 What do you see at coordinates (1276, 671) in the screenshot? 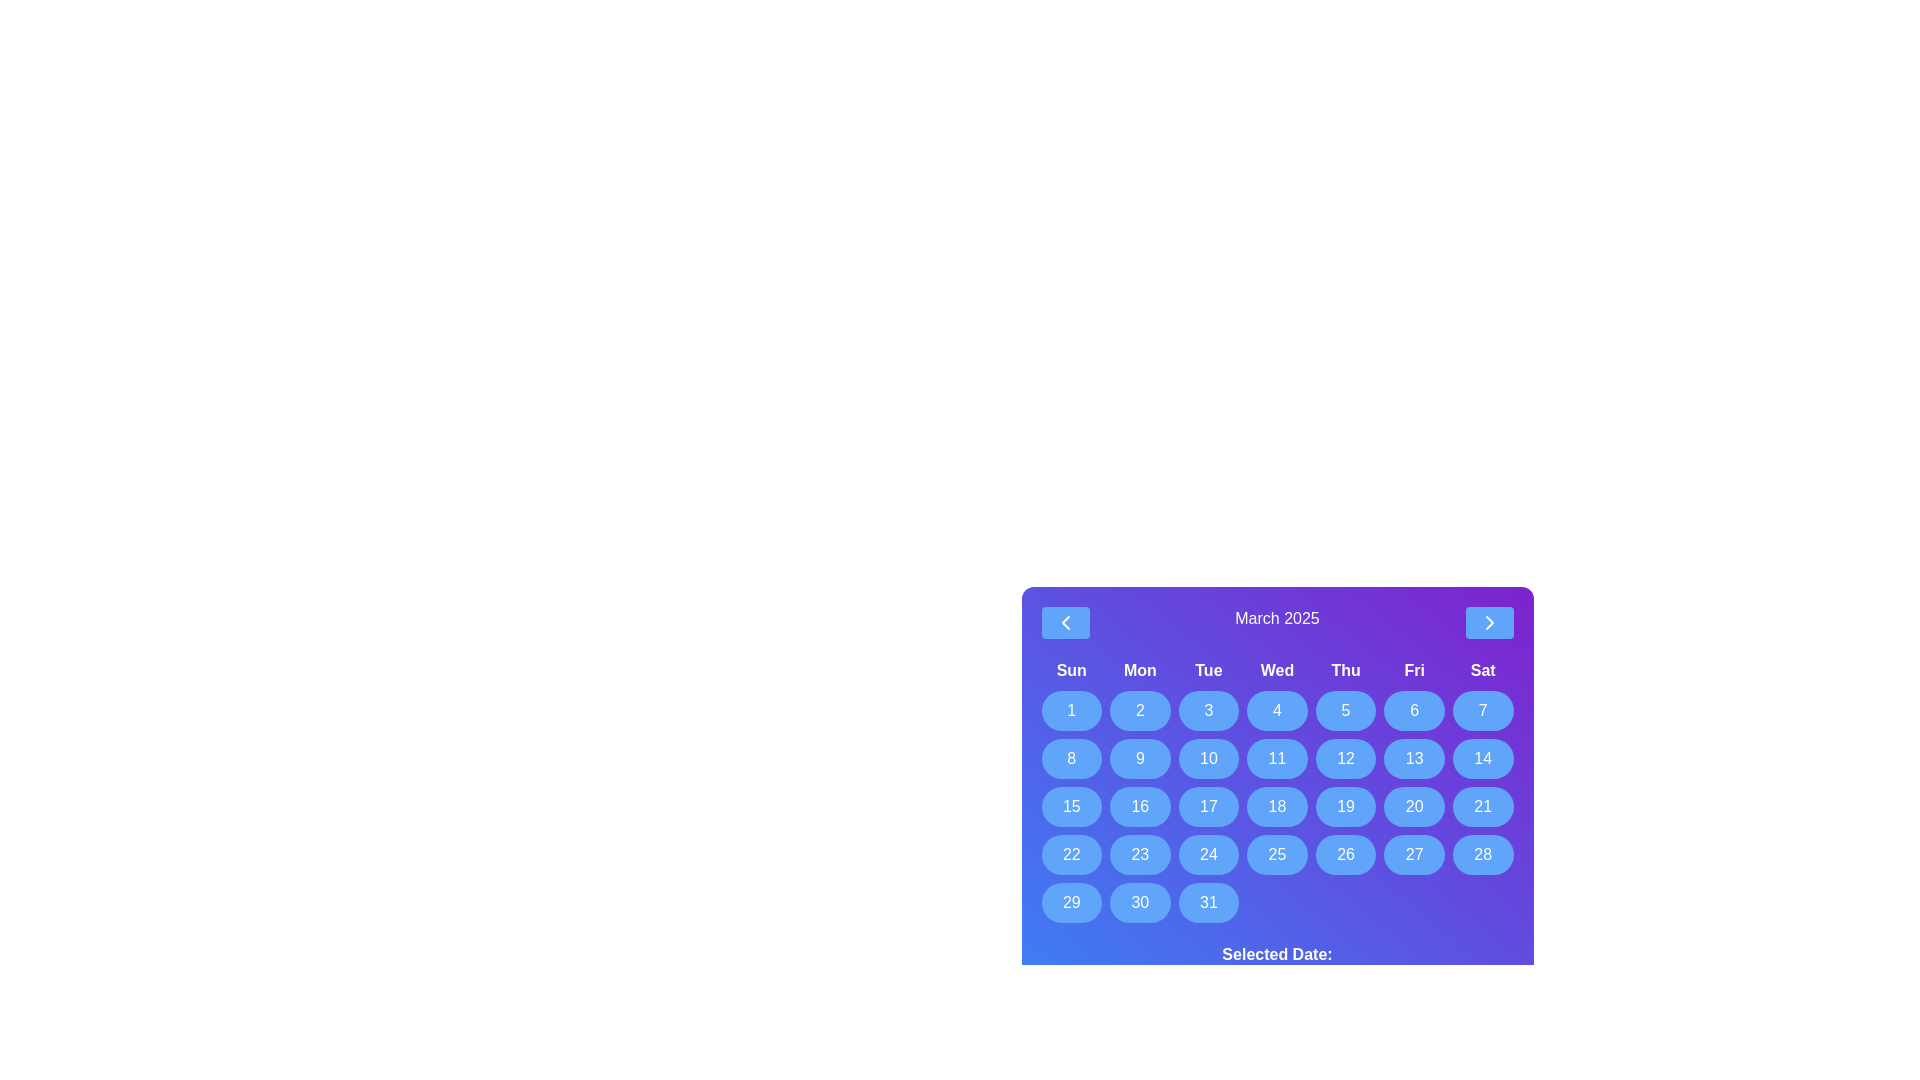
I see `the non-interactive text label indicating 'Wednesday', which is the fourth label in a row of weekday names within the calendar header` at bounding box center [1276, 671].